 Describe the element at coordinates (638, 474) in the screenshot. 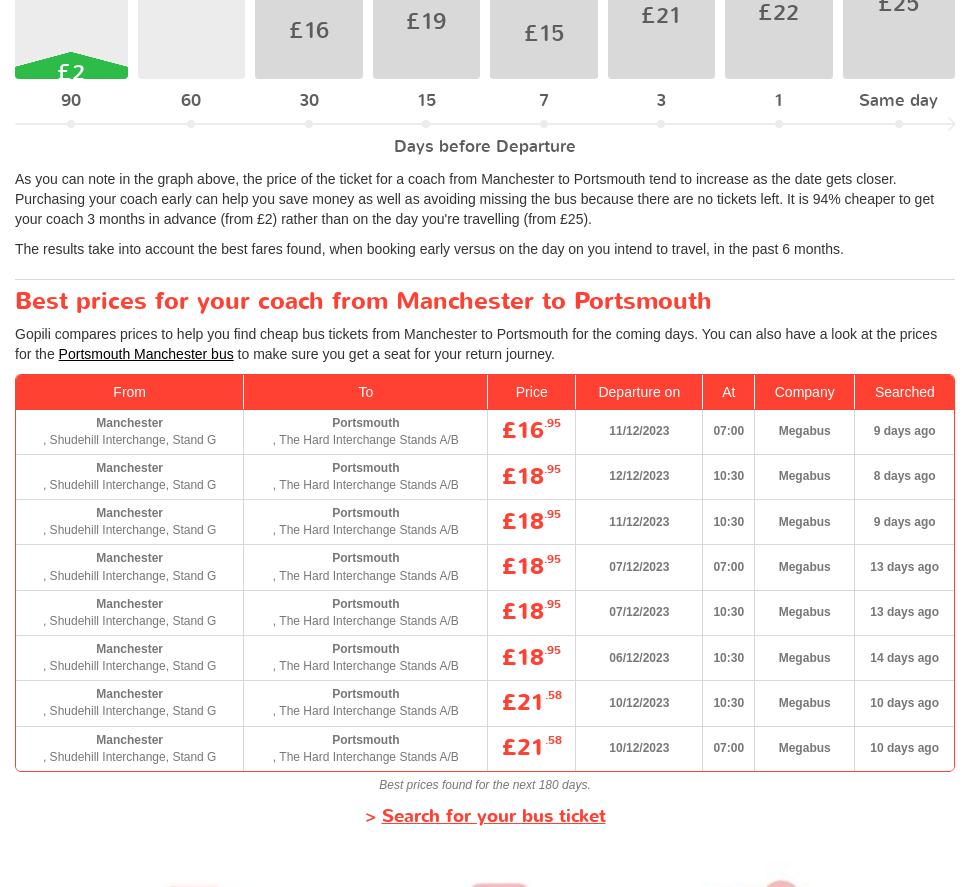

I see `'12/12/2023'` at that location.